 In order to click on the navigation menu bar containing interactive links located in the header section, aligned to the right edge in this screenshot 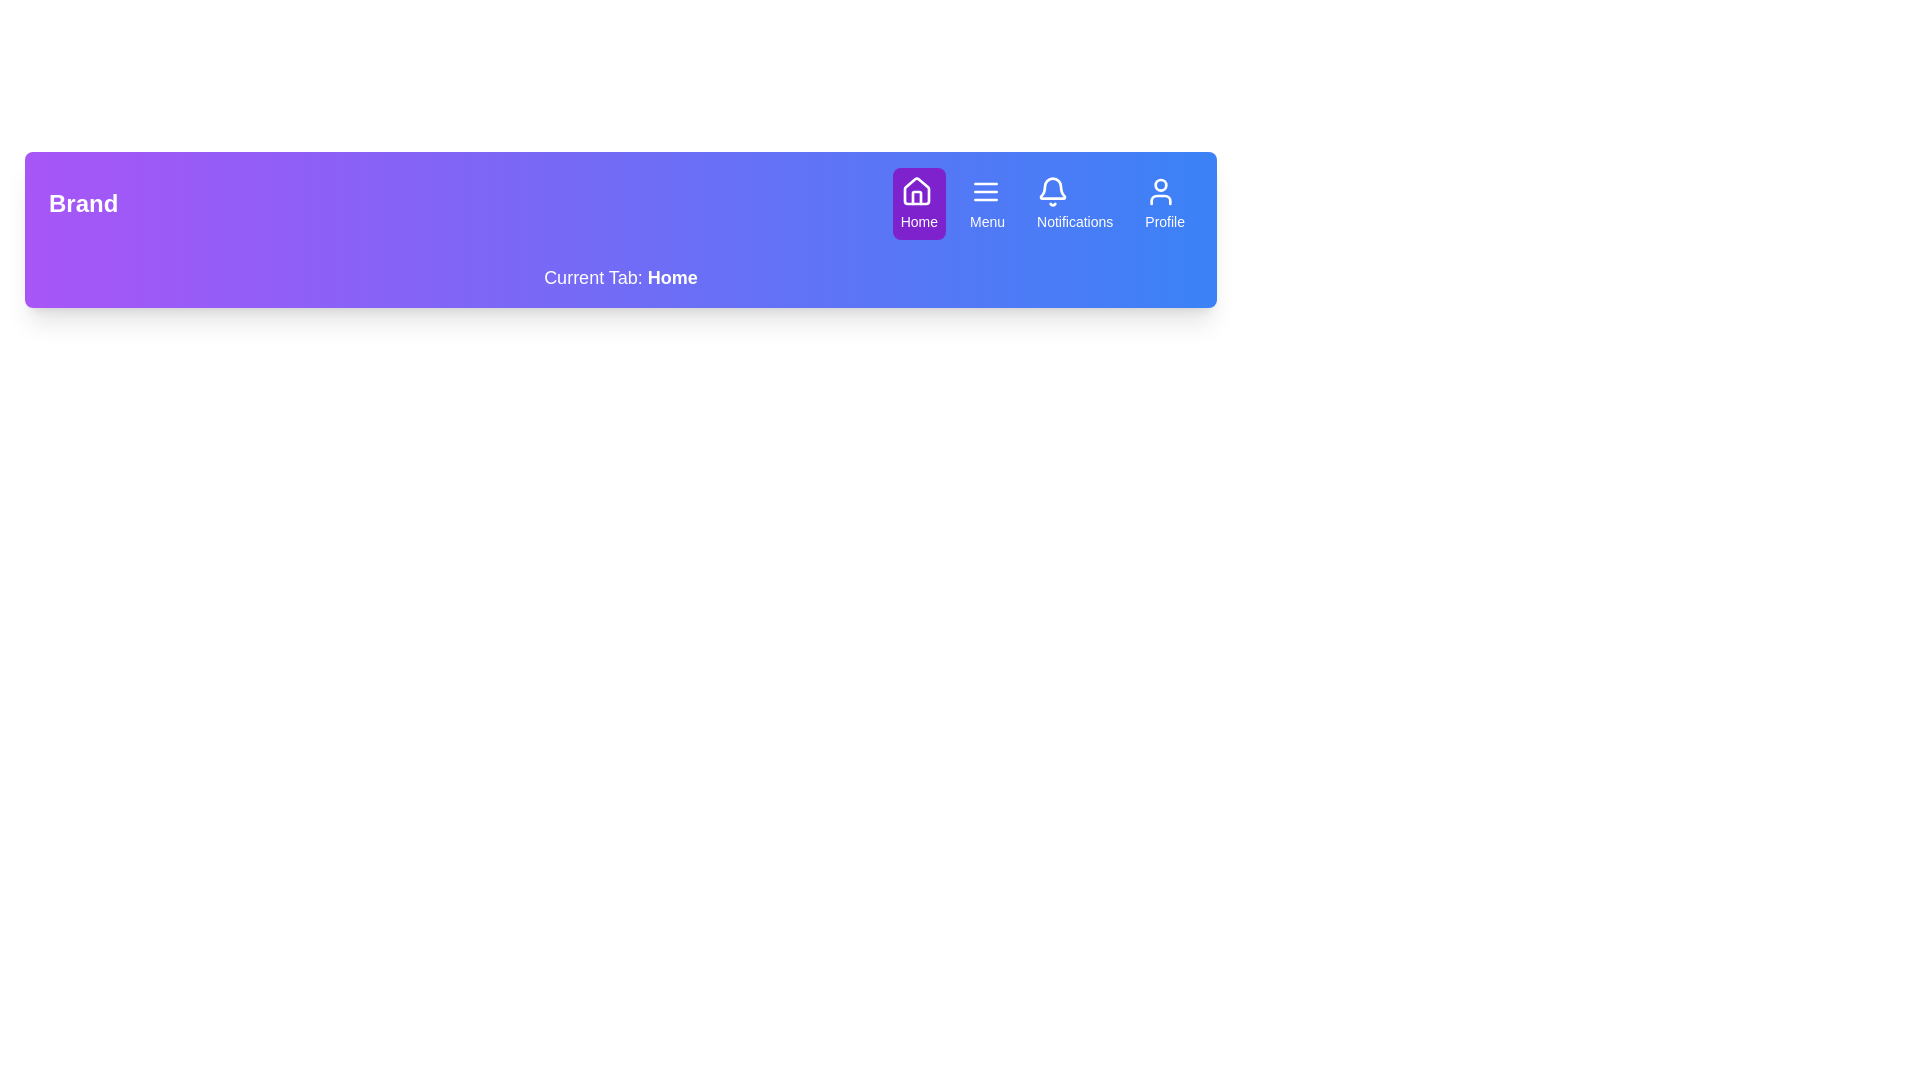, I will do `click(1041, 204)`.